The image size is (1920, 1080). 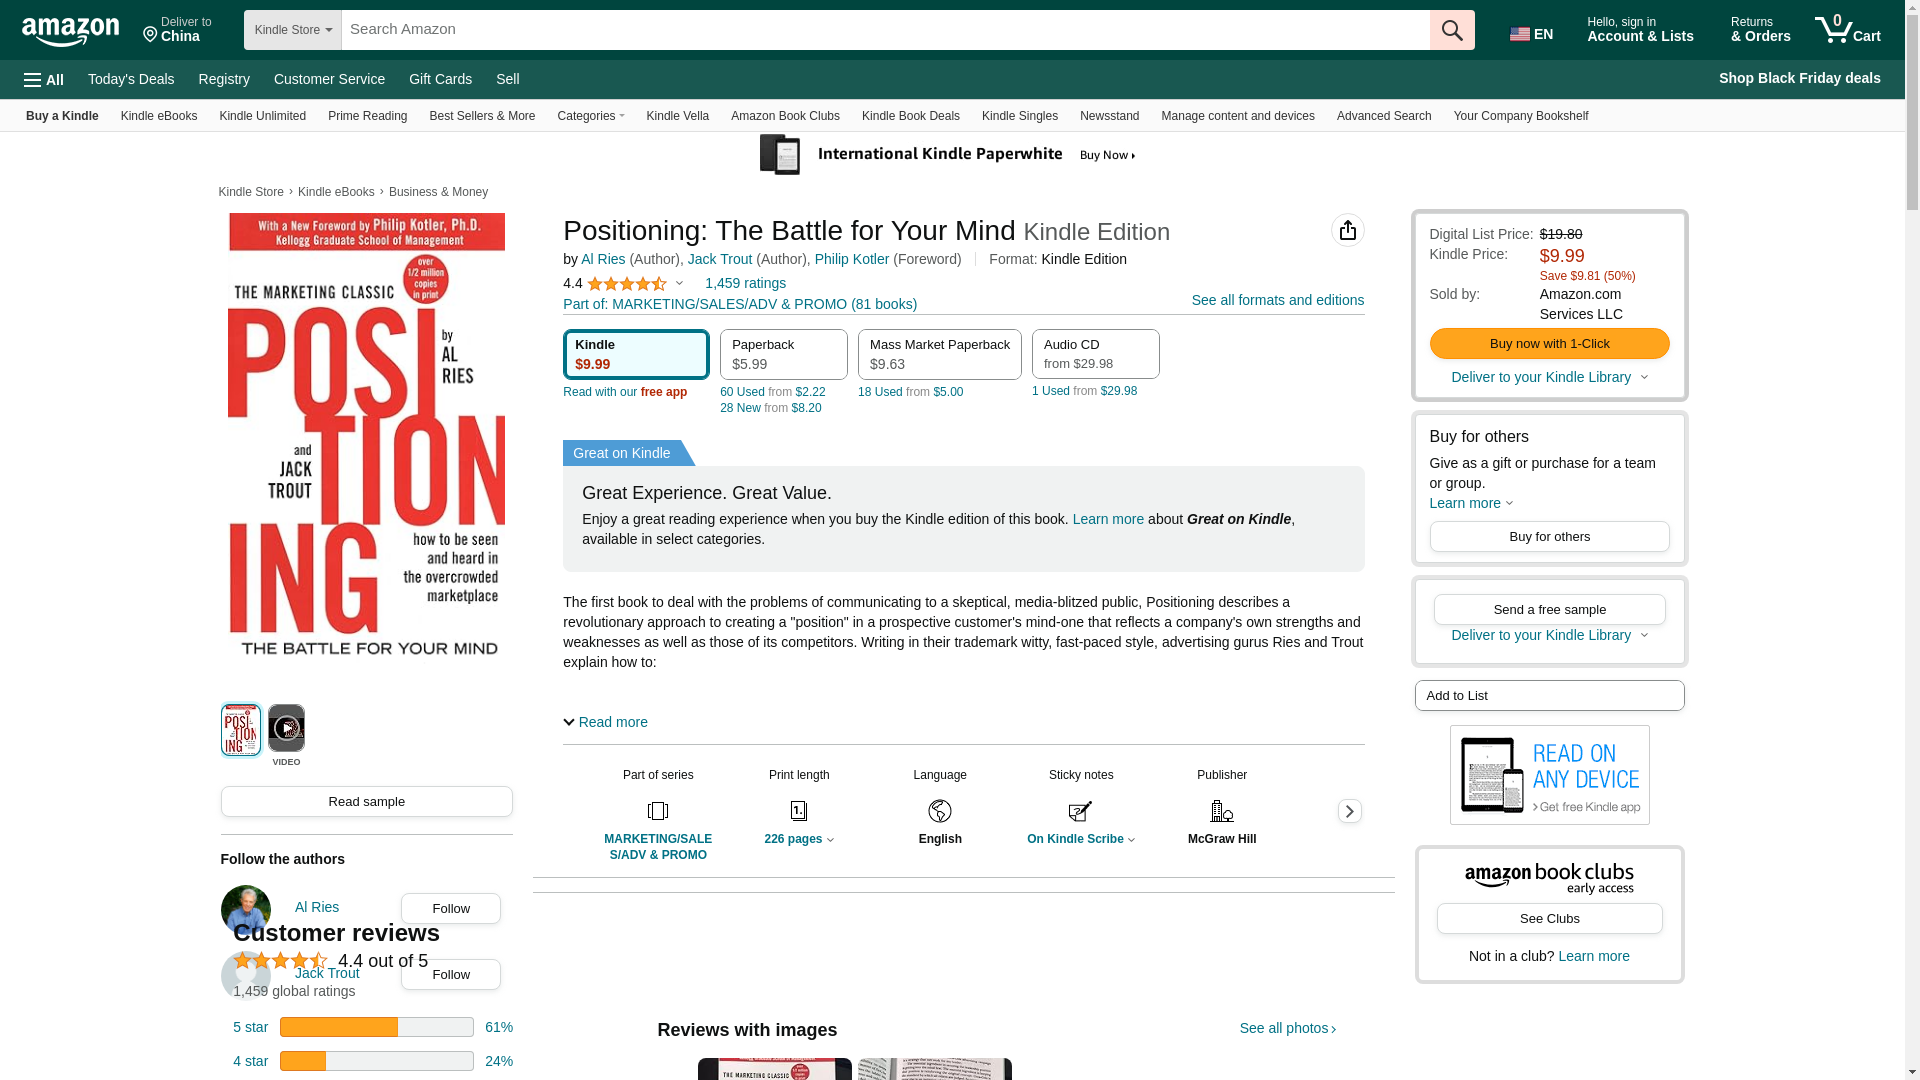 What do you see at coordinates (329, 77) in the screenshot?
I see `'Customer Service'` at bounding box center [329, 77].